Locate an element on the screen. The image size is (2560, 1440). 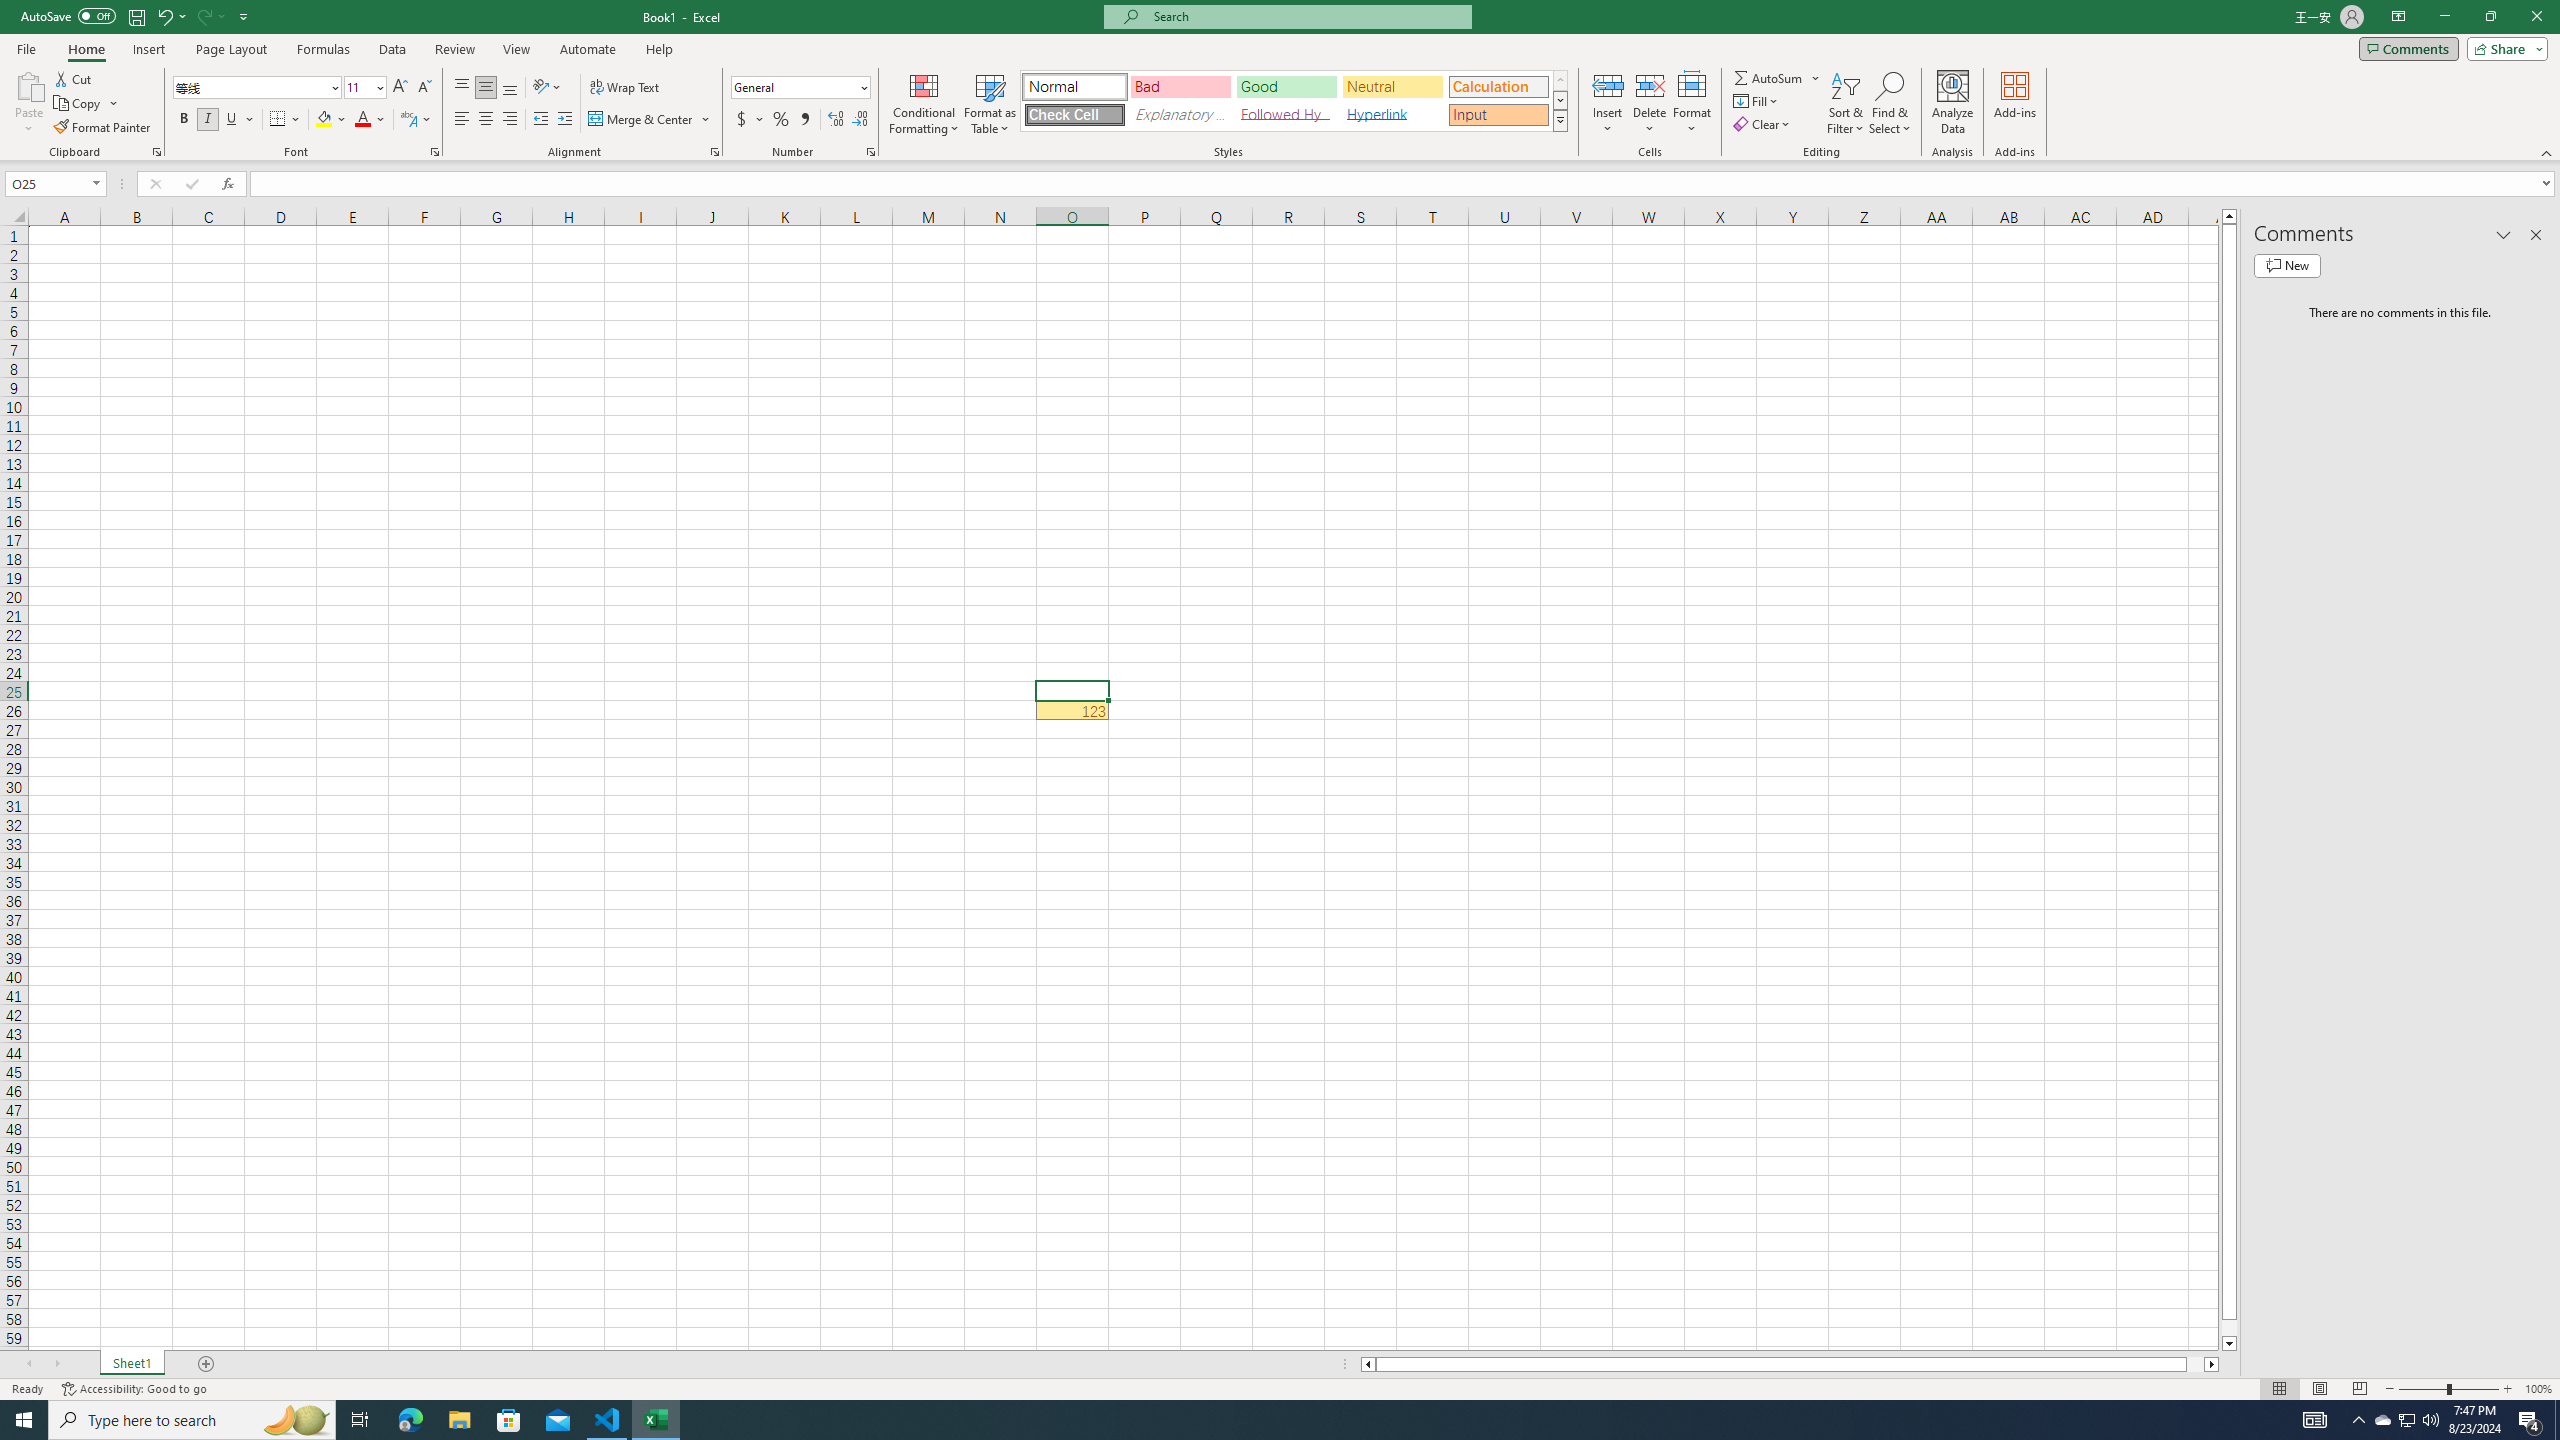
'Top Align' is located at coordinates (461, 87).